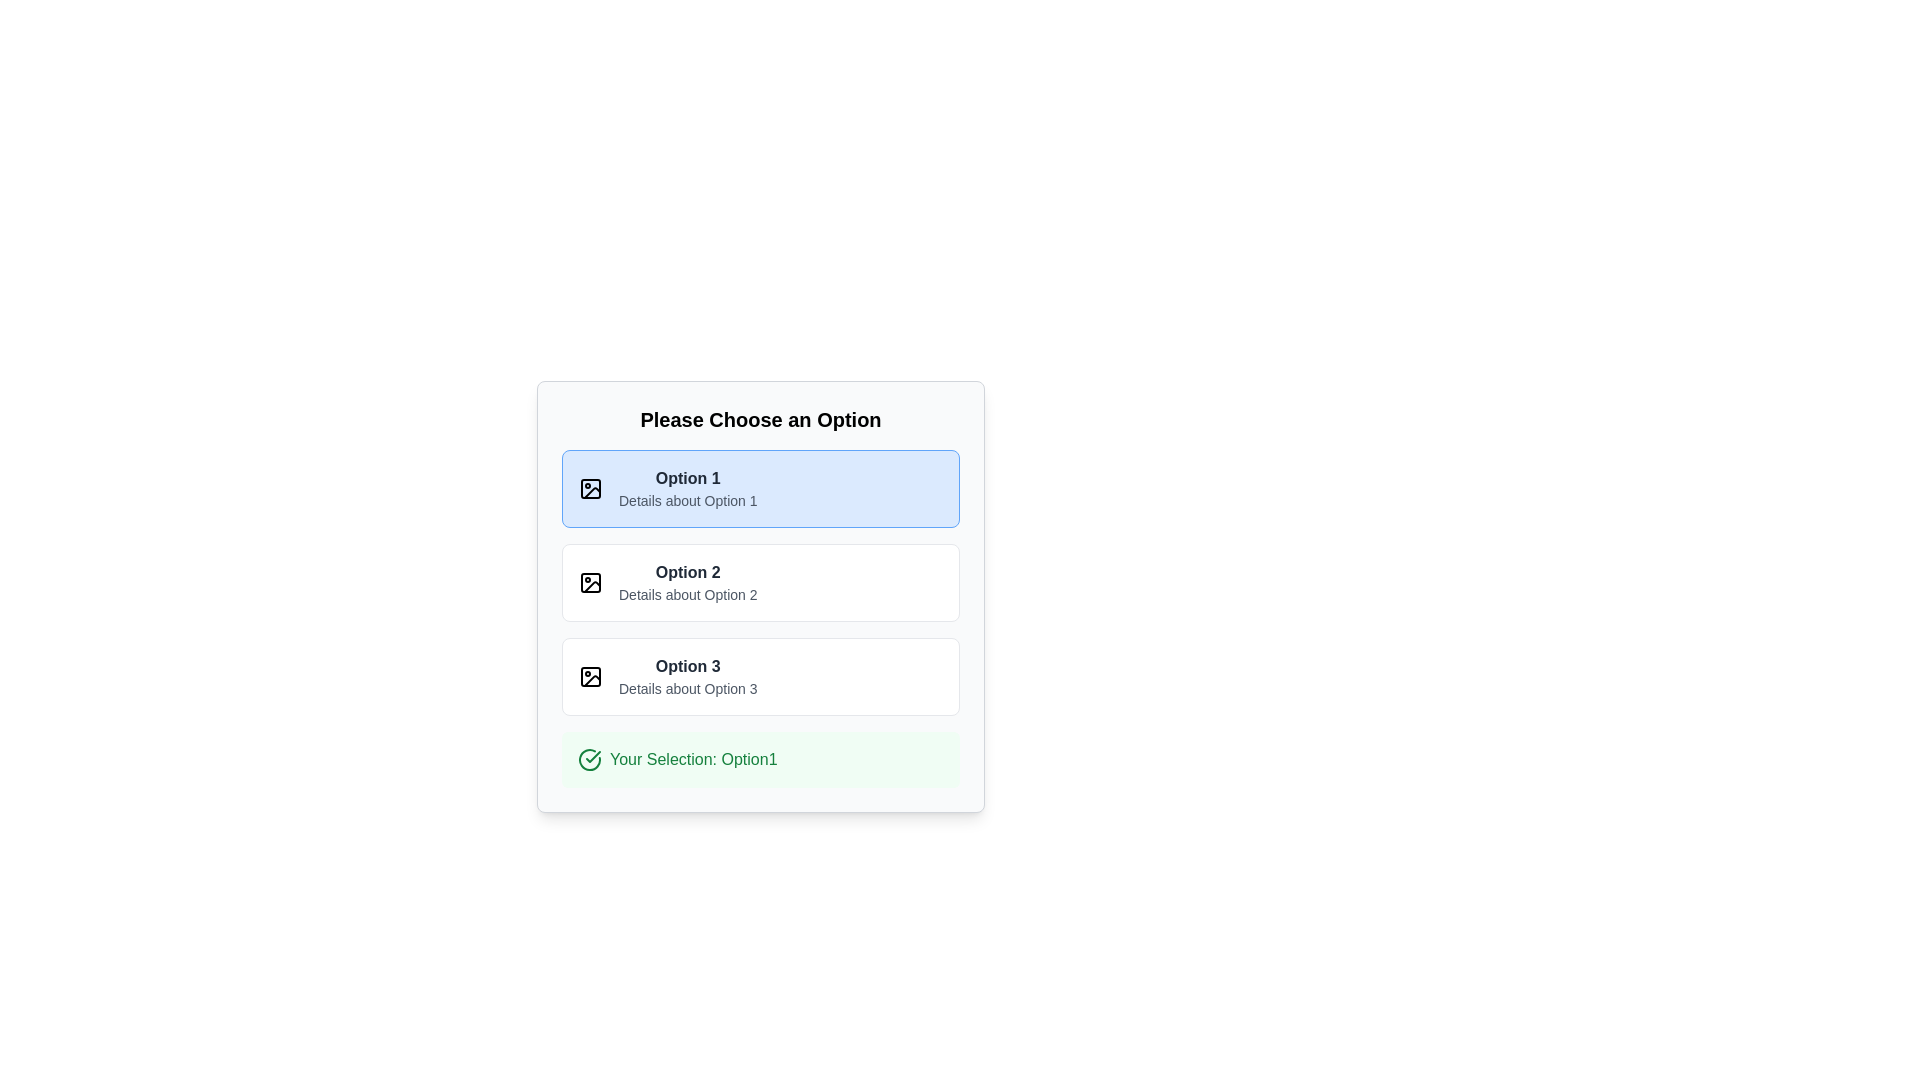 This screenshot has width=1920, height=1080. I want to click on the 'Option 2' button located between 'Option 1' and 'Option 3' in the vertical list of interactive options, so click(760, 596).